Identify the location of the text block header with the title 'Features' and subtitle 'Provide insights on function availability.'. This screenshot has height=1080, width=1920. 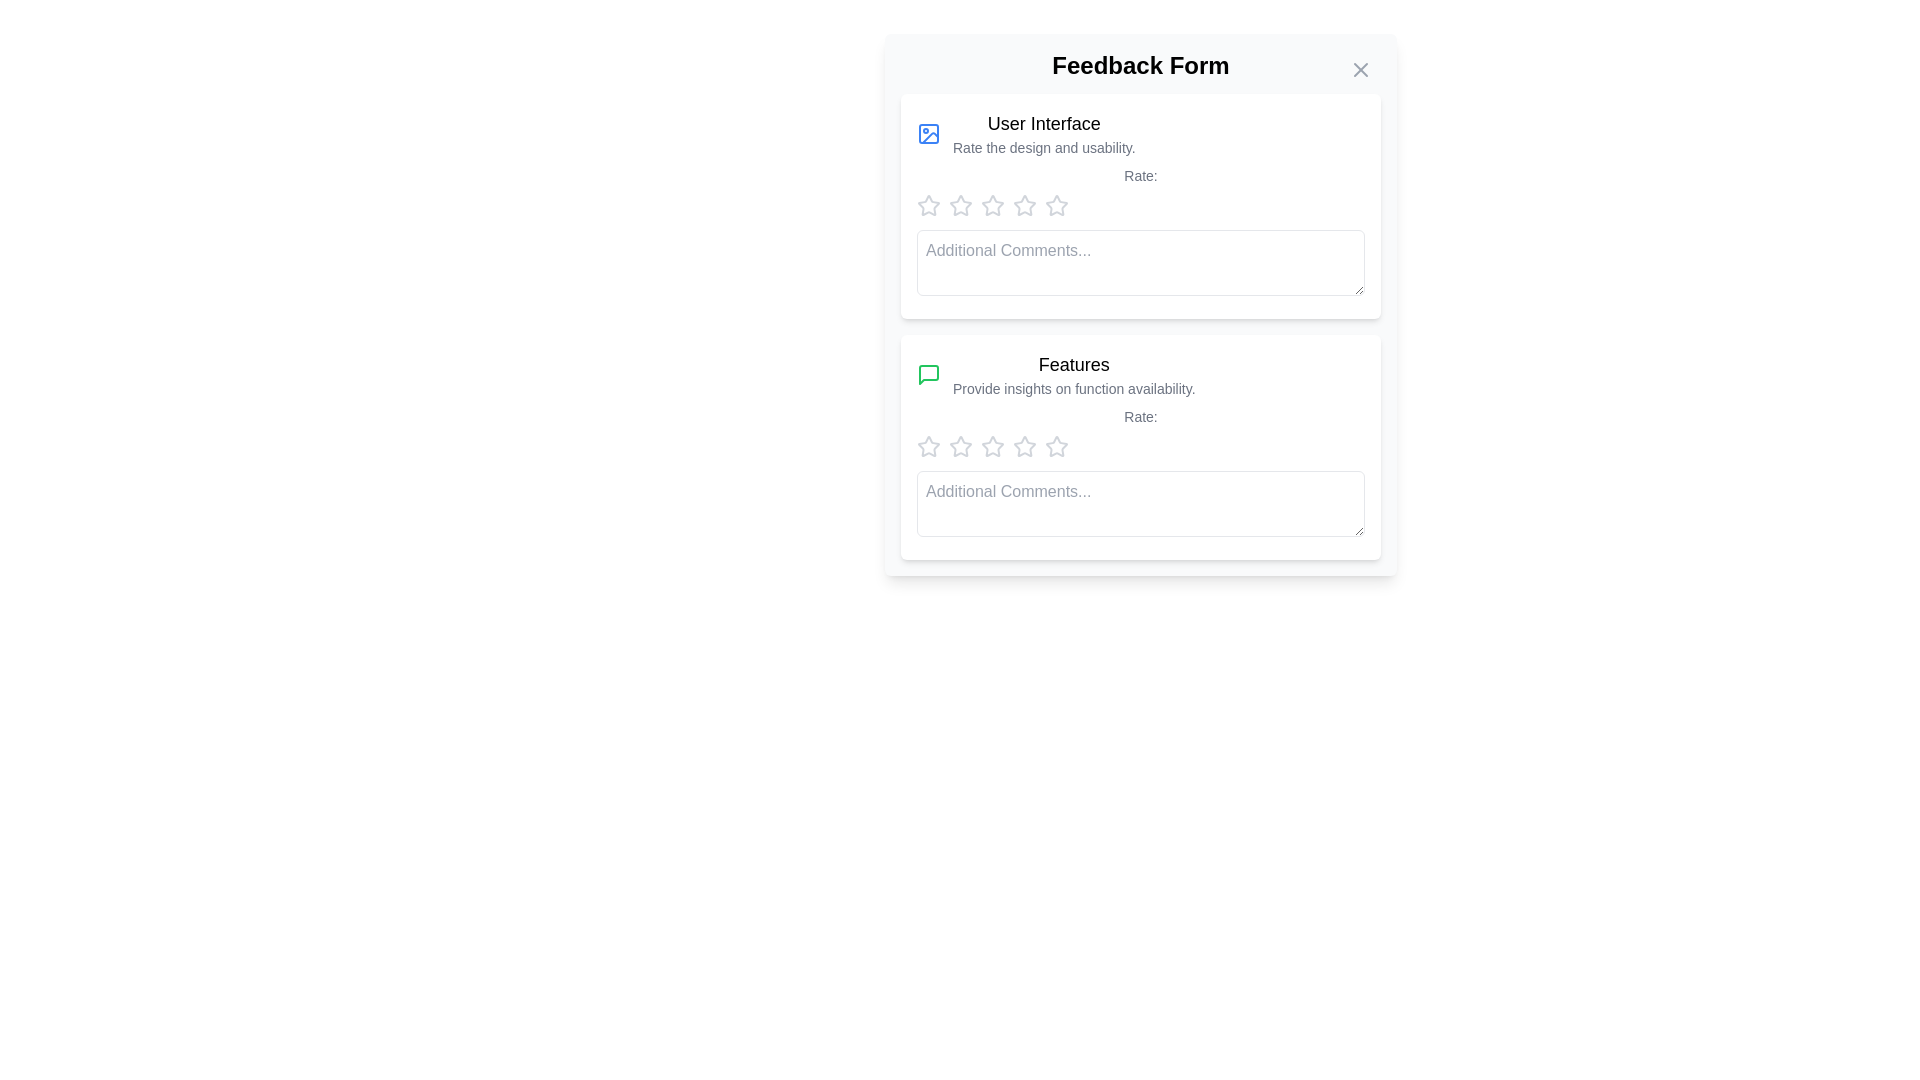
(1073, 374).